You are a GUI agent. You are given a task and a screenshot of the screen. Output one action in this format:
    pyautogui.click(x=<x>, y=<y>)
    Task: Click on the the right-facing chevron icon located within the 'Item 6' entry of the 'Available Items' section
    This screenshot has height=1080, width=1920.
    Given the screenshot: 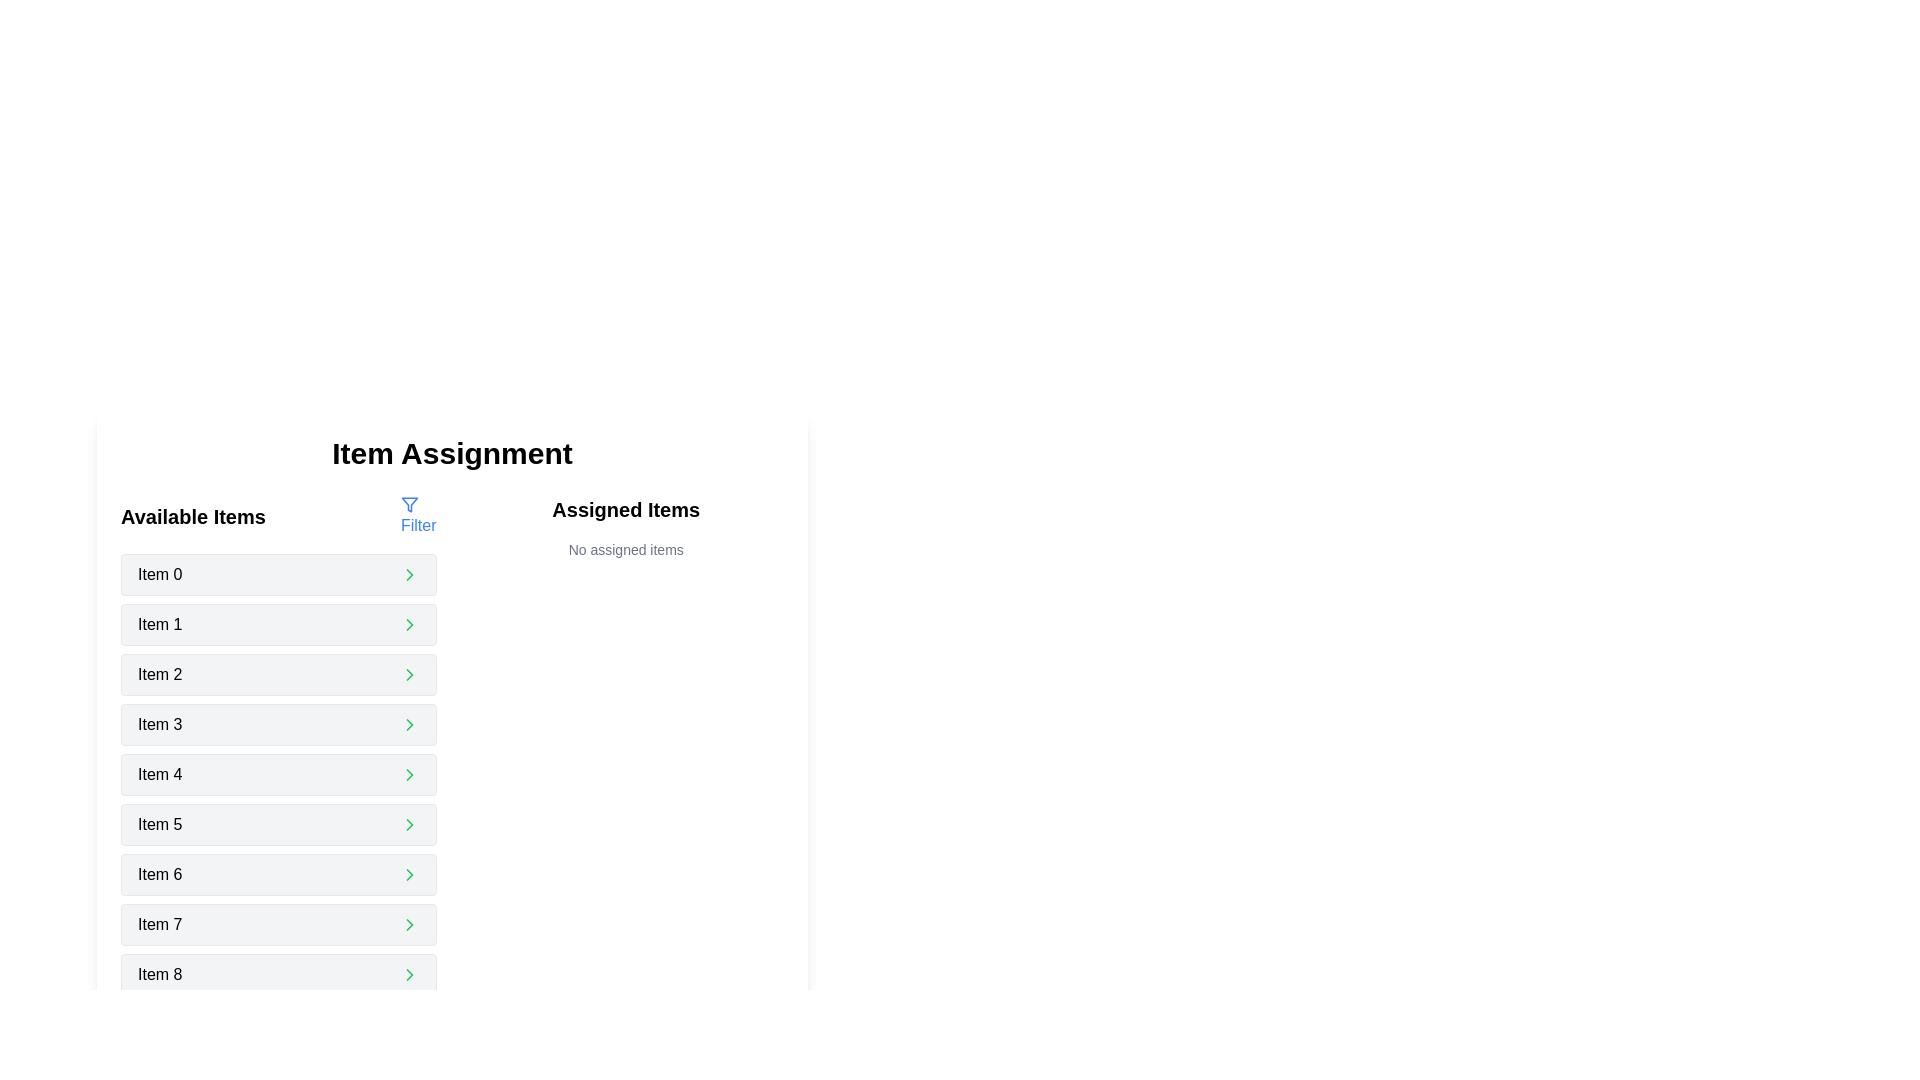 What is the action you would take?
    pyautogui.click(x=408, y=874)
    